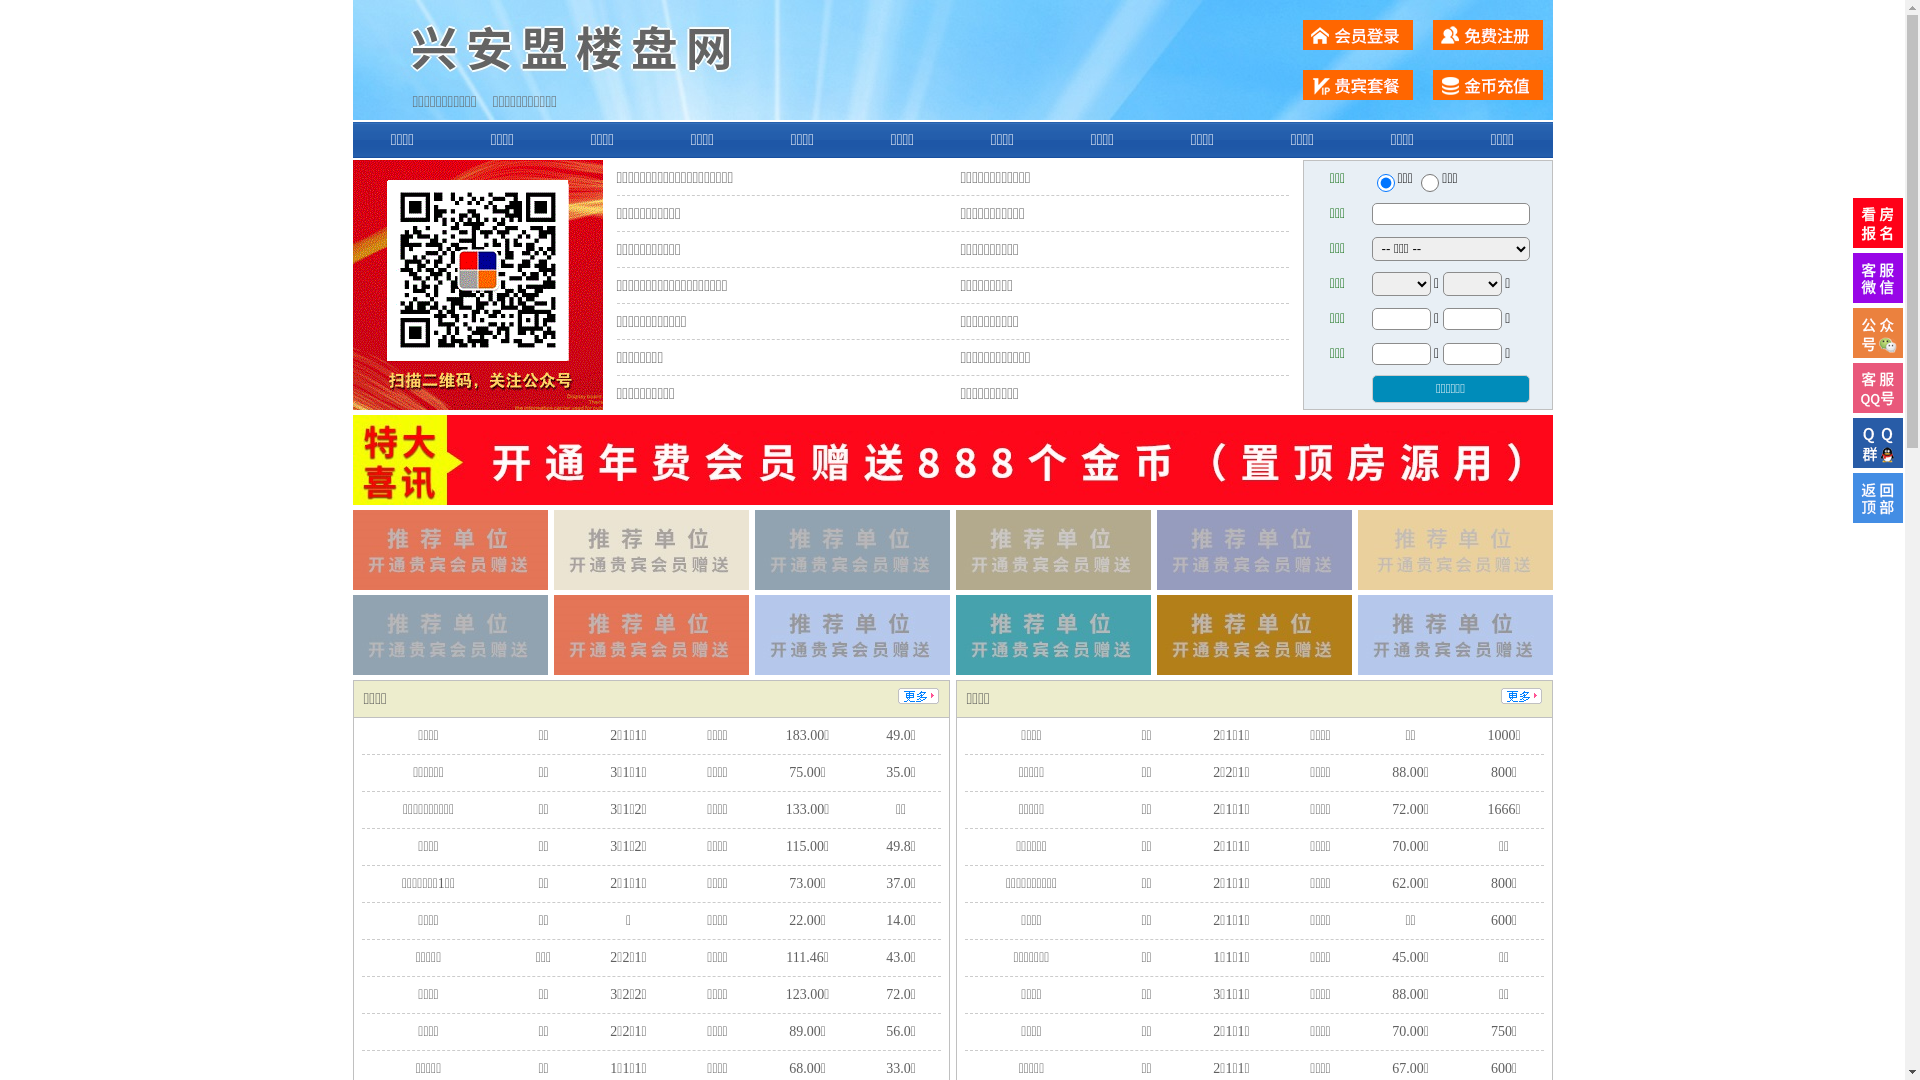 This screenshot has width=1920, height=1080. I want to click on 'chuzu', so click(1419, 182).